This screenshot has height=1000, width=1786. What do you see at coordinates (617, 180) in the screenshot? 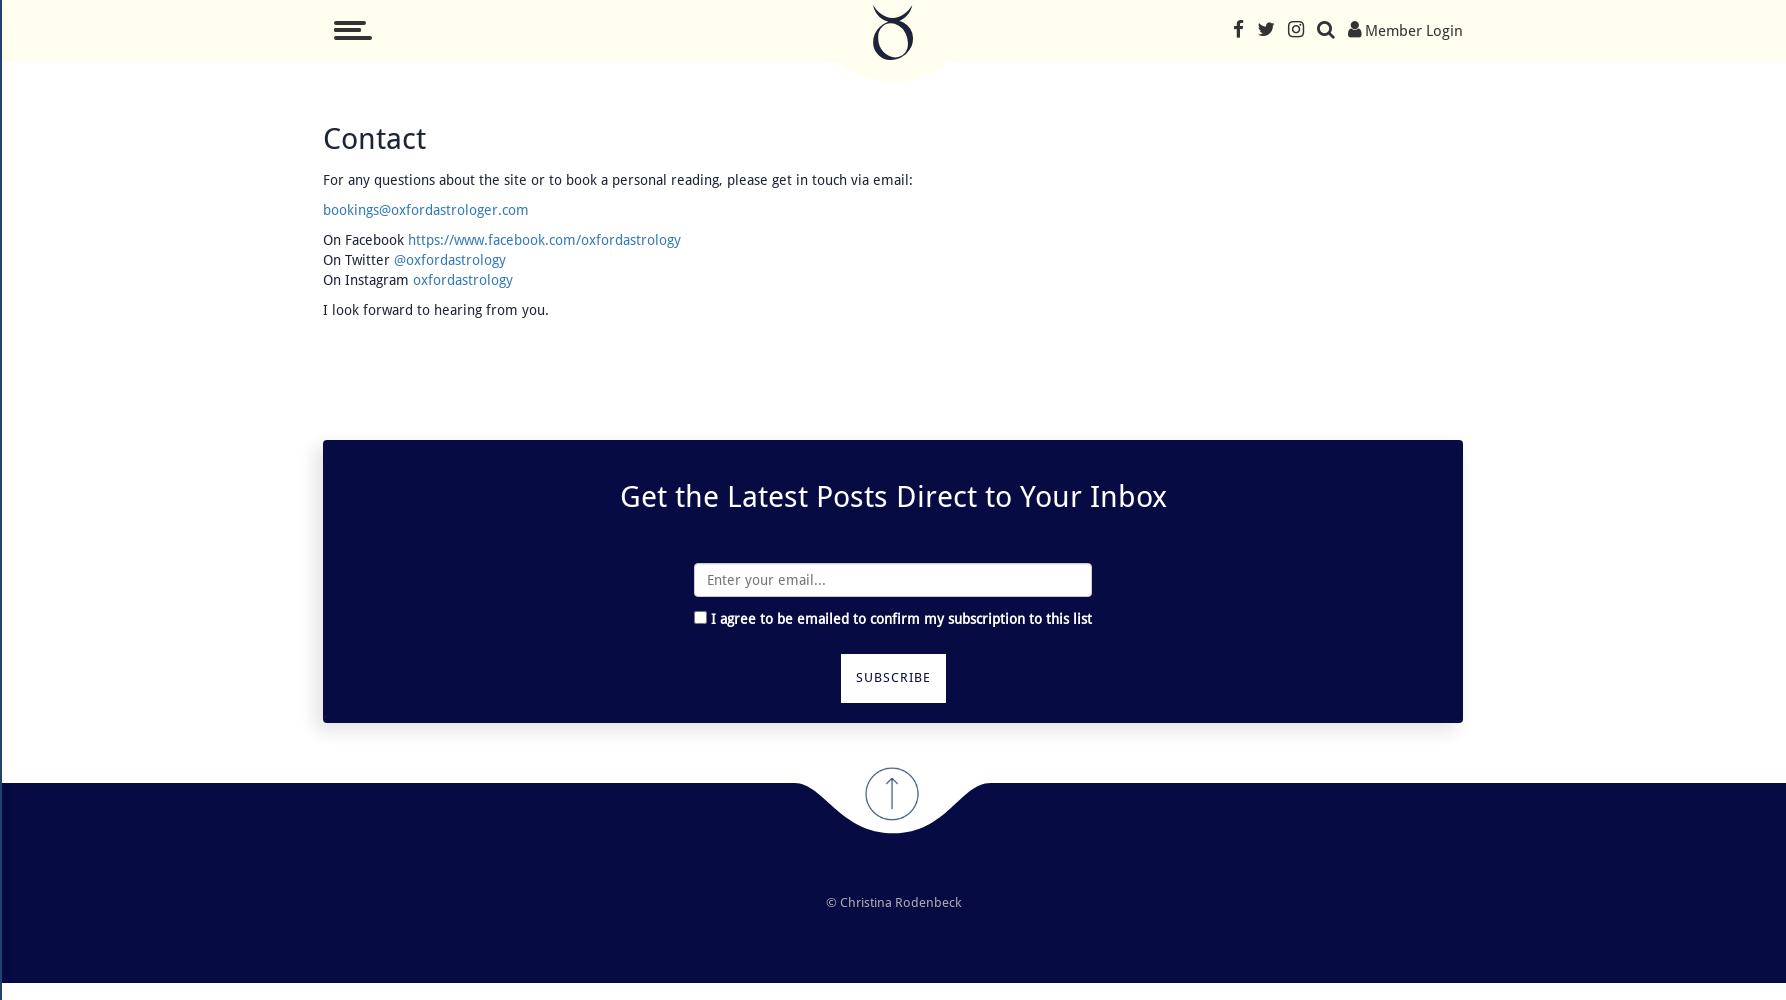
I see `'For any questions about the site or to book a personal reading, please get in touch via email:'` at bounding box center [617, 180].